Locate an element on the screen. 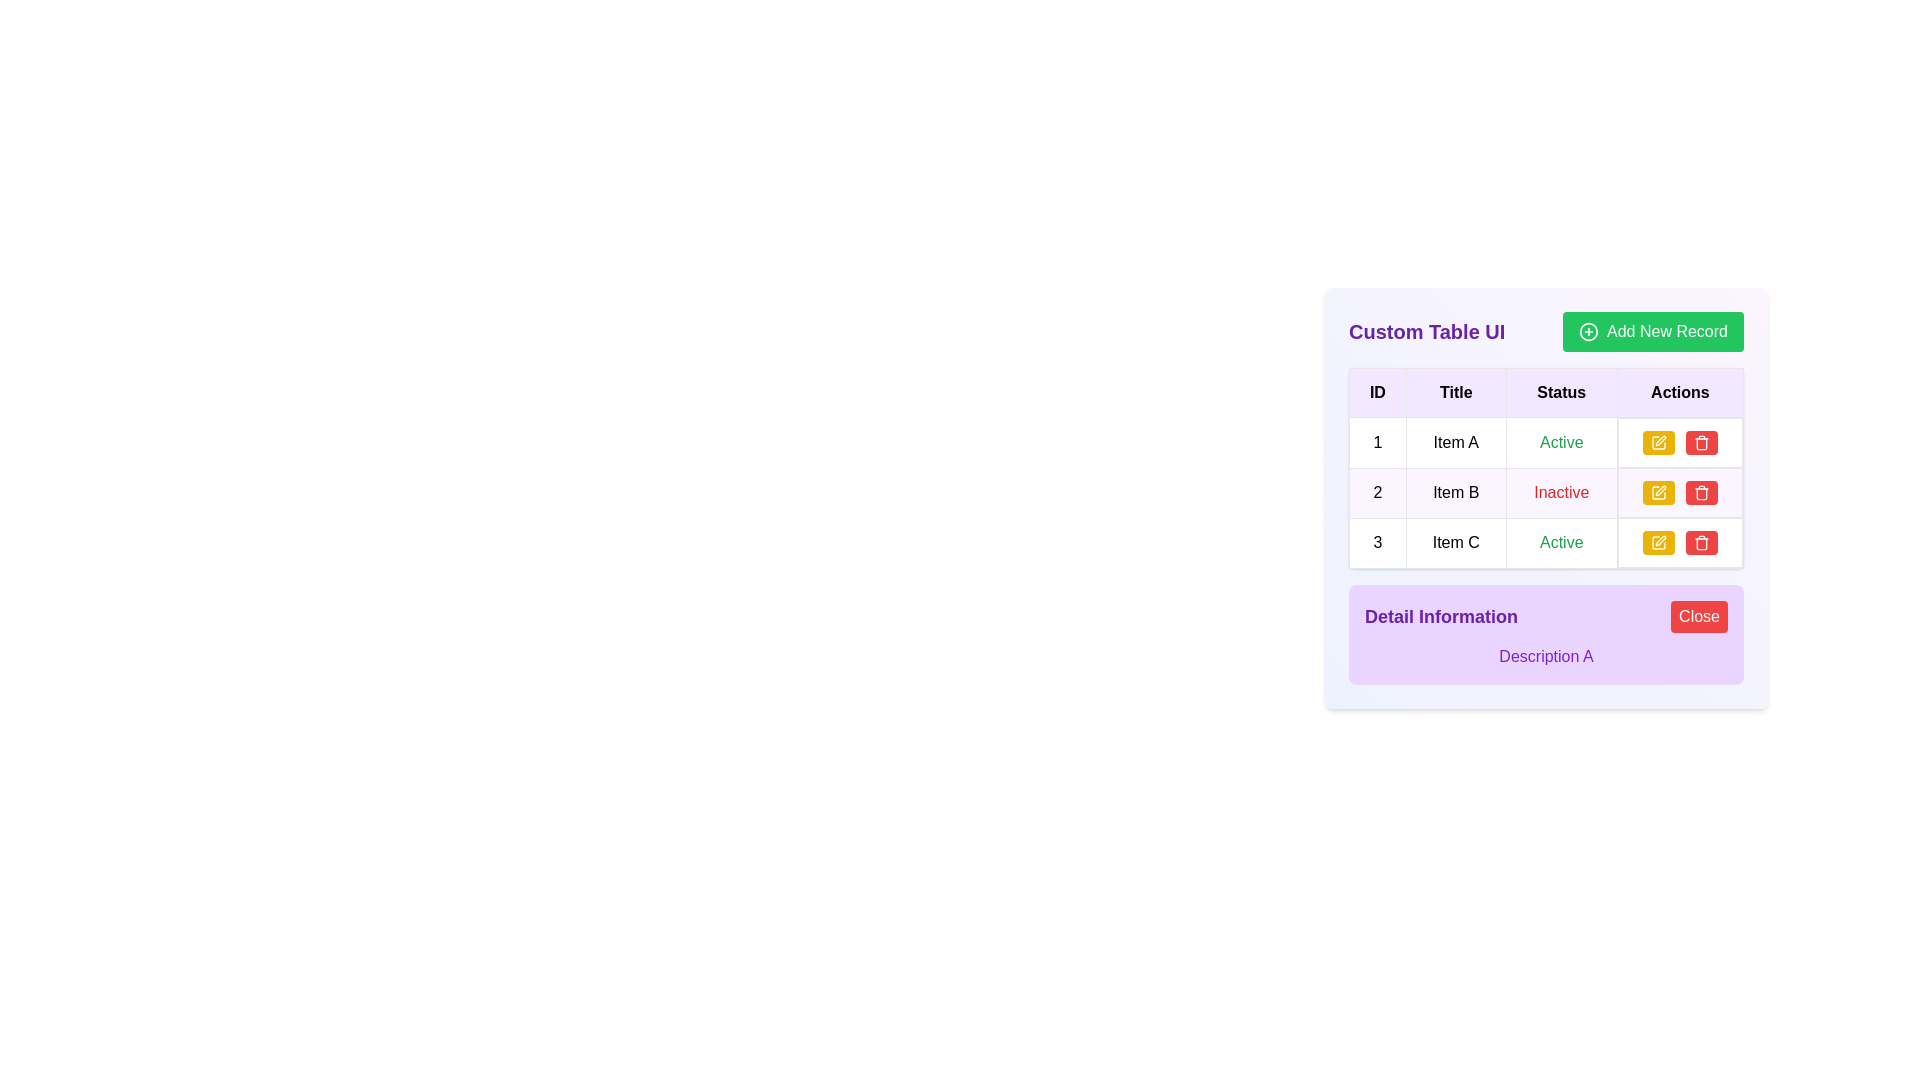  the edit button located in the 'Actions' column of the first row in the 'Custom Table UI', which is the first button in the 'Actions' group next to a red trash icon is located at coordinates (1658, 442).